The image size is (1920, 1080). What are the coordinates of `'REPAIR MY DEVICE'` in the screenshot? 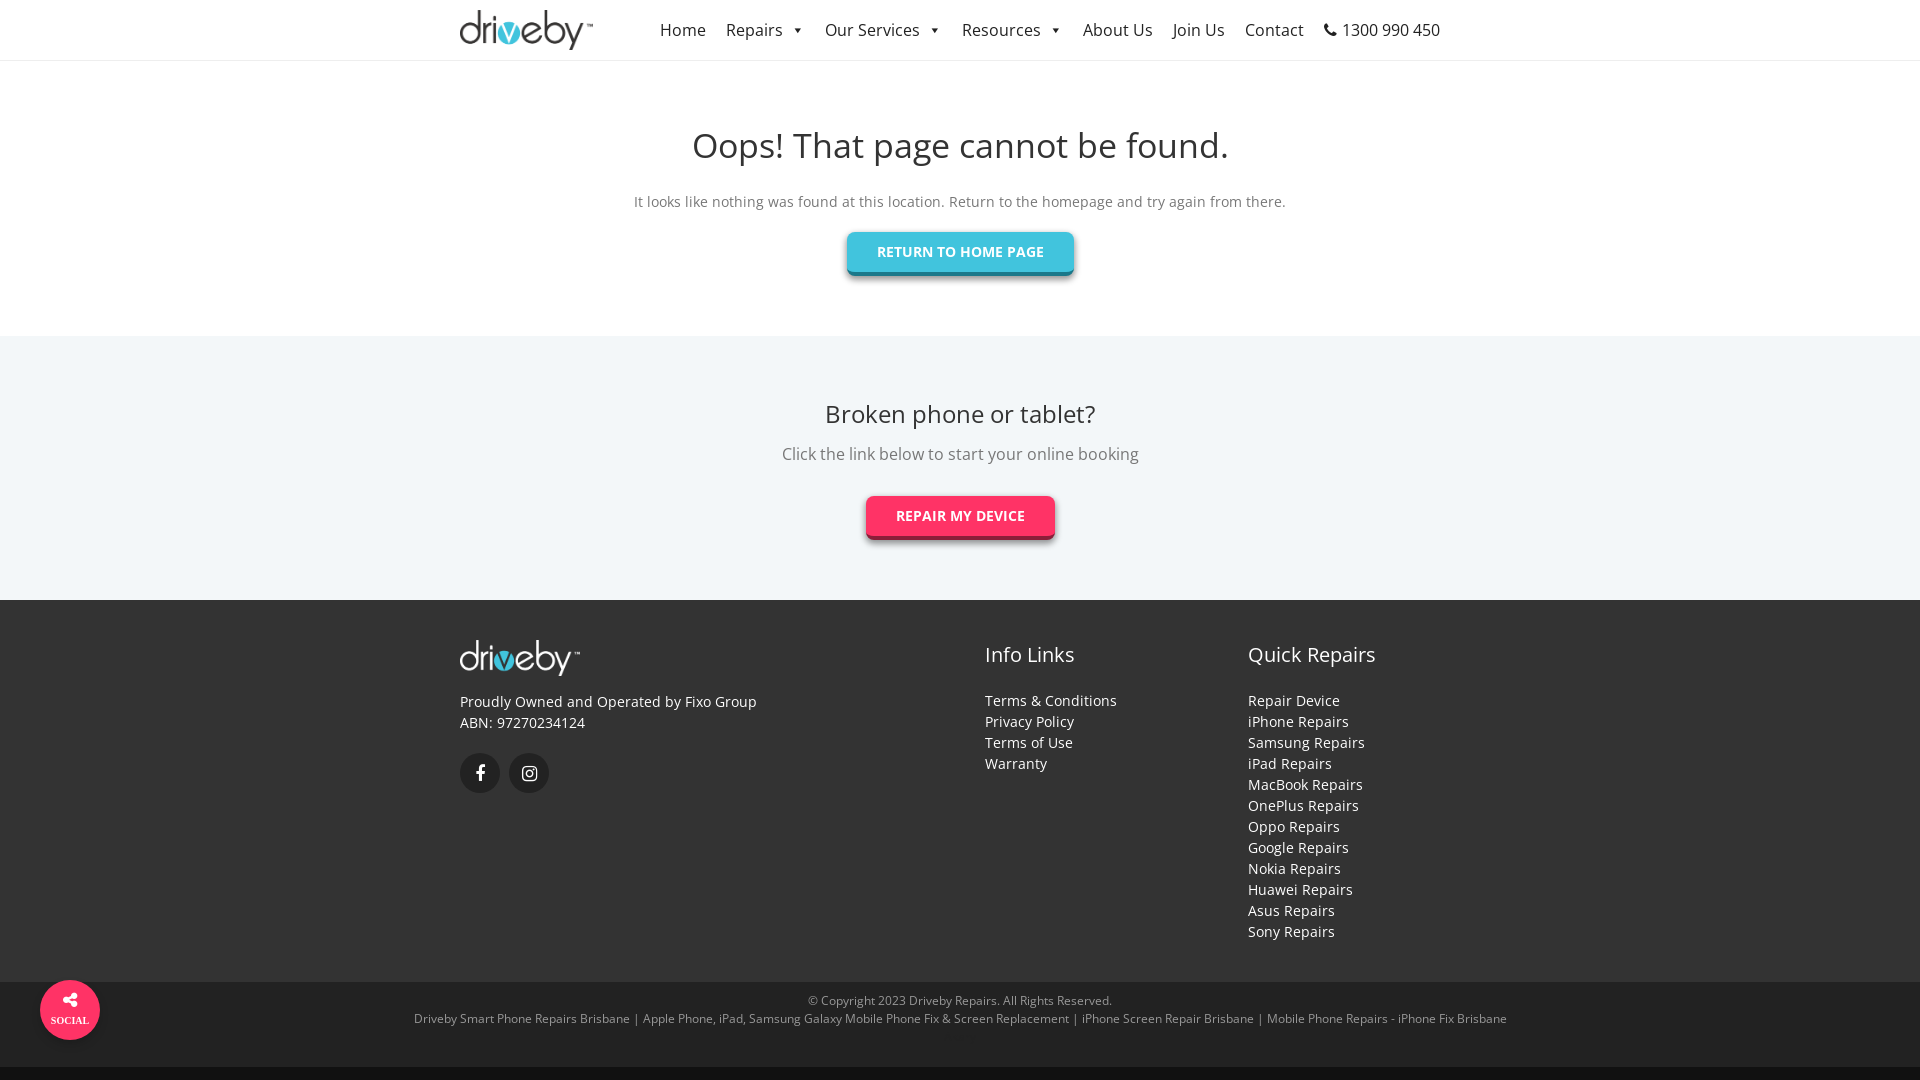 It's located at (960, 516).